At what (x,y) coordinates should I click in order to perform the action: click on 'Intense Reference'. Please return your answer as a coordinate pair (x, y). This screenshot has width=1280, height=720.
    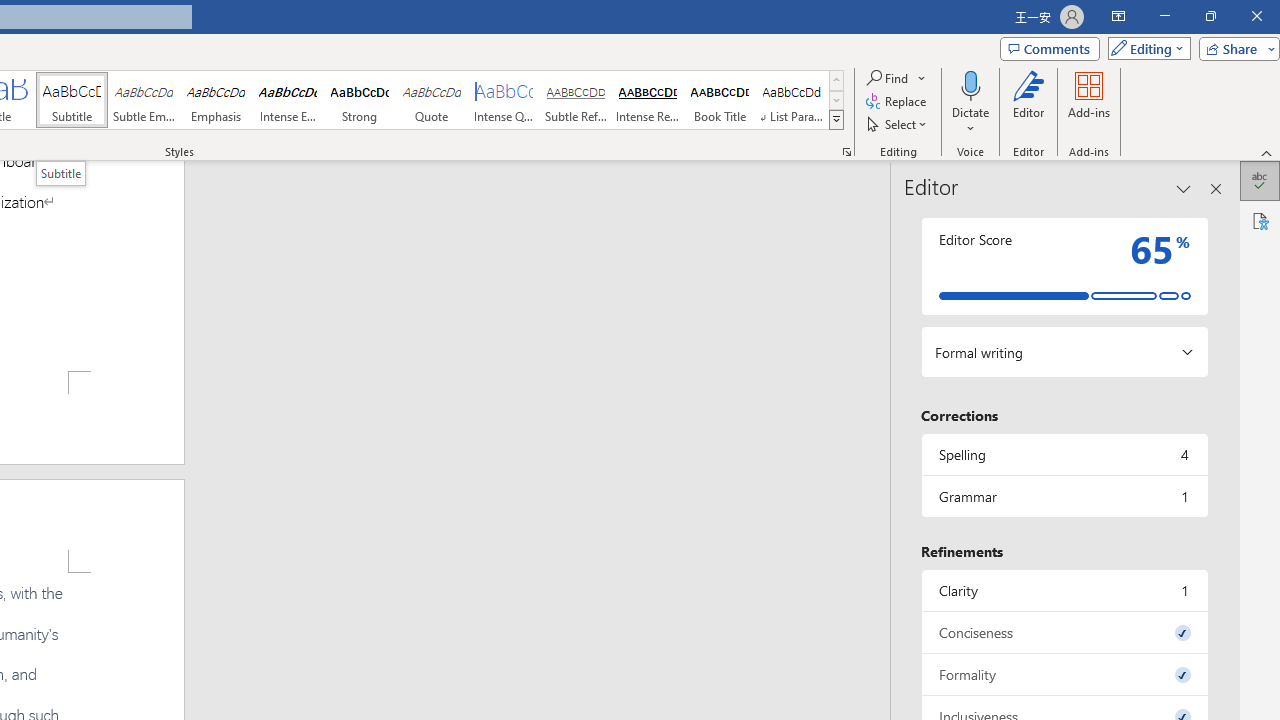
    Looking at the image, I should click on (647, 100).